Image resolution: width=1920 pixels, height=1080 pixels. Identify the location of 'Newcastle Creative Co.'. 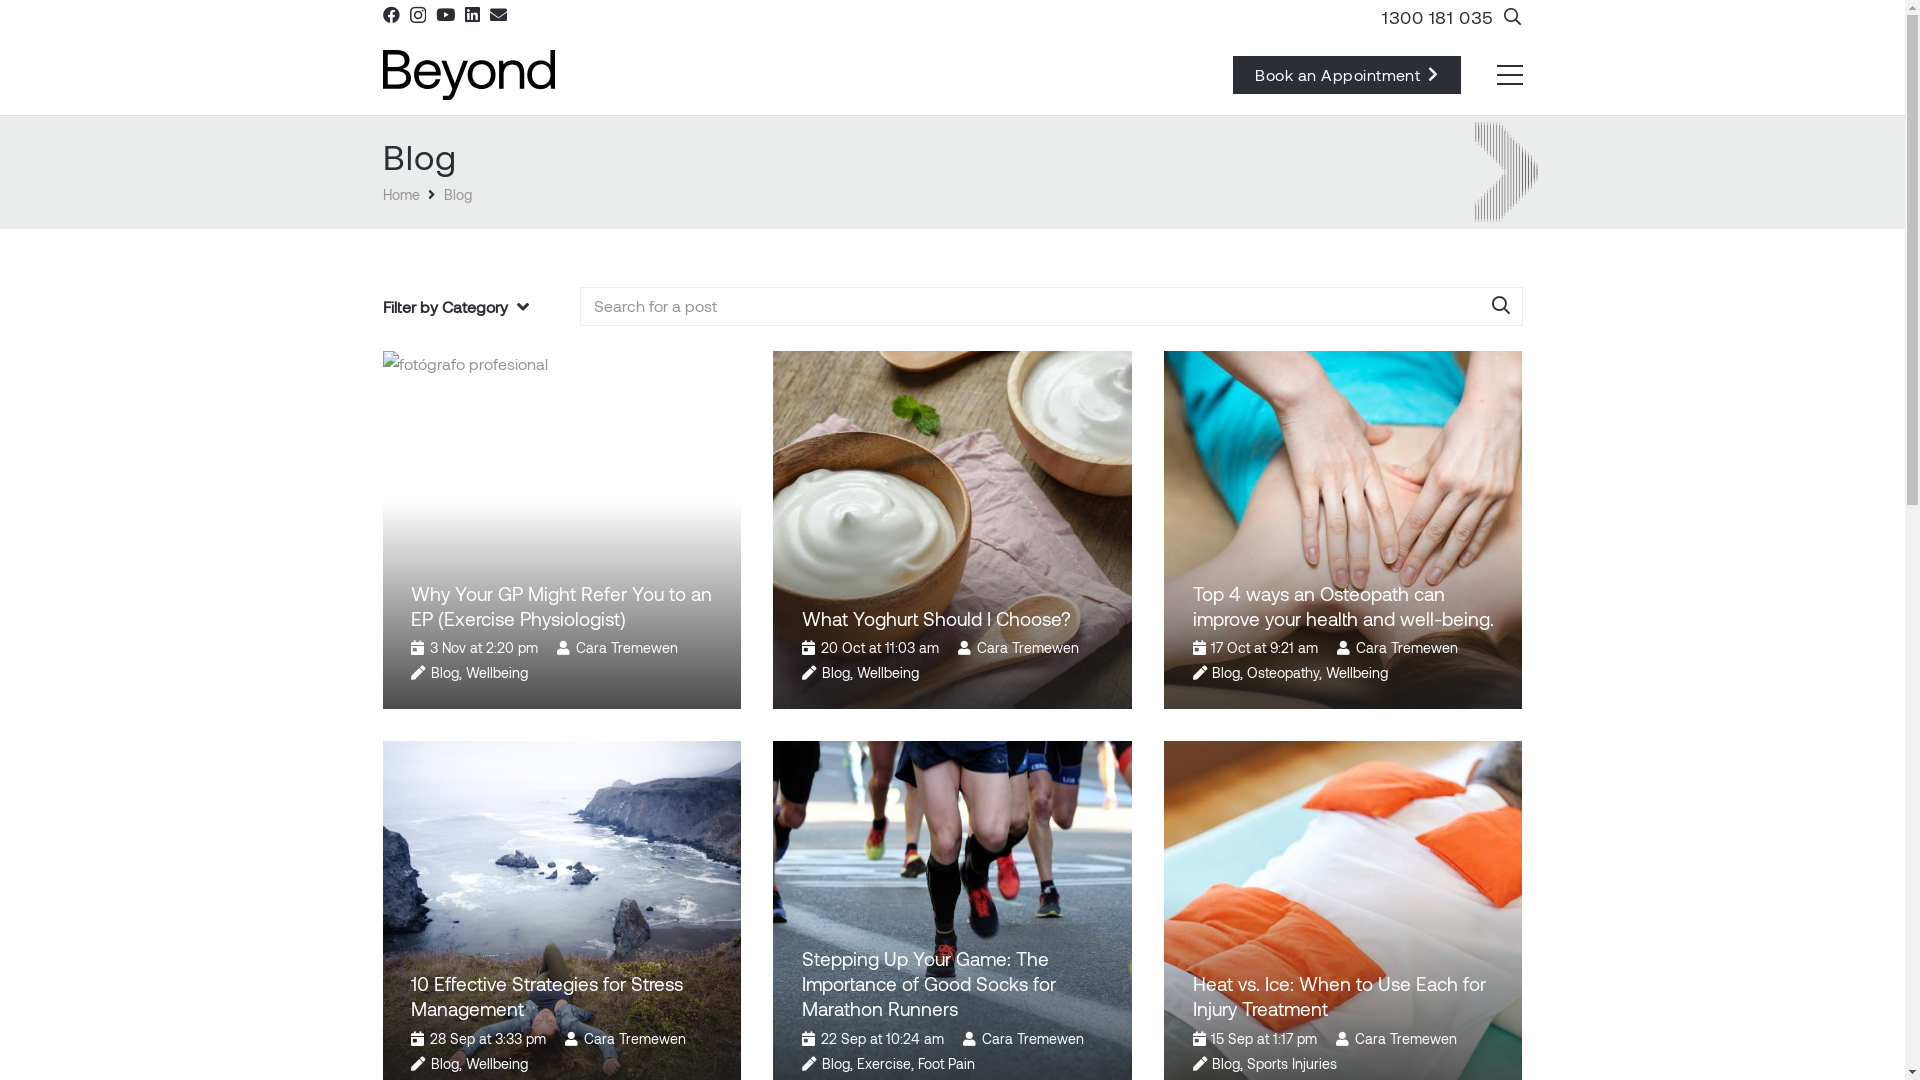
(1204, 1026).